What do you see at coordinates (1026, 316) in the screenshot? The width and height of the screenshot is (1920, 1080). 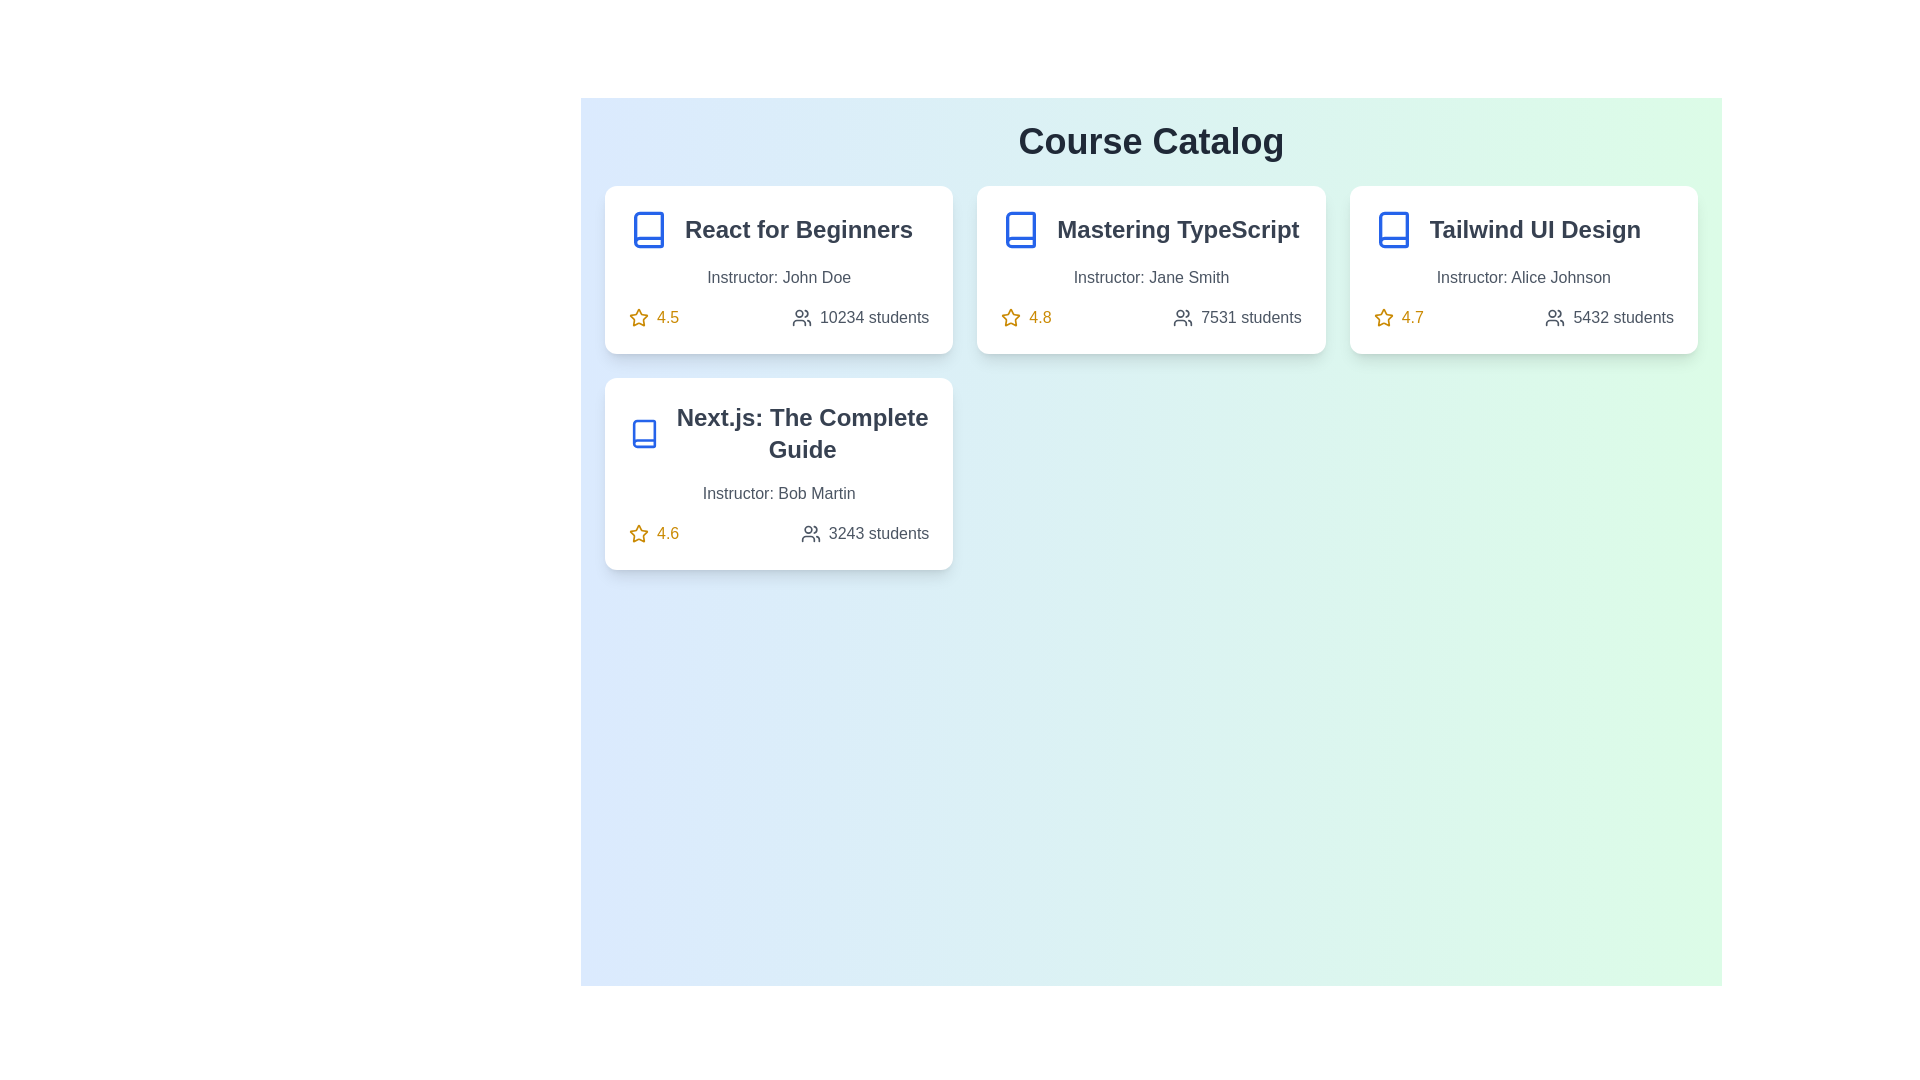 I see `the Rating display component that shows the course rating for 'Mastering TypeScript' in the Course Catalog grid` at bounding box center [1026, 316].